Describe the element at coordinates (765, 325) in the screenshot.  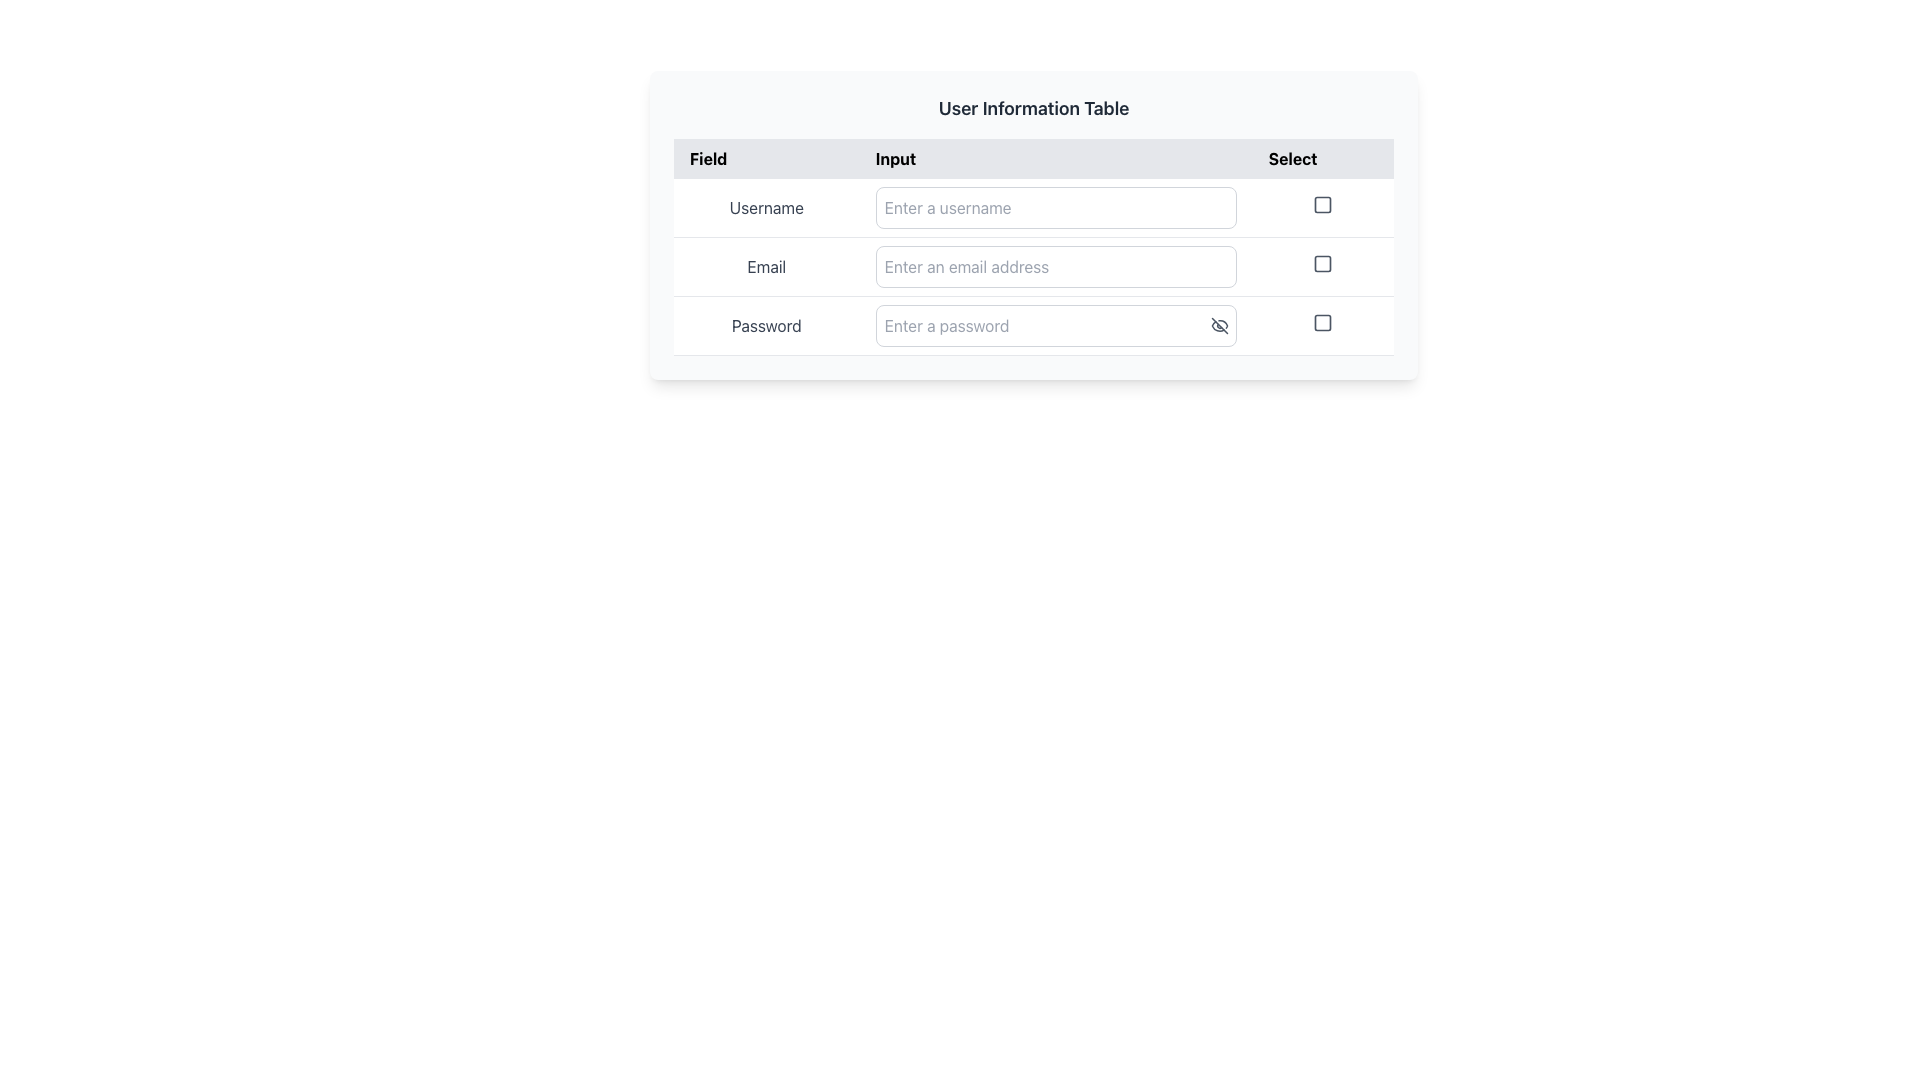
I see `the 'Password' text label within the 'User Information Table' under the 'Field' column` at that location.